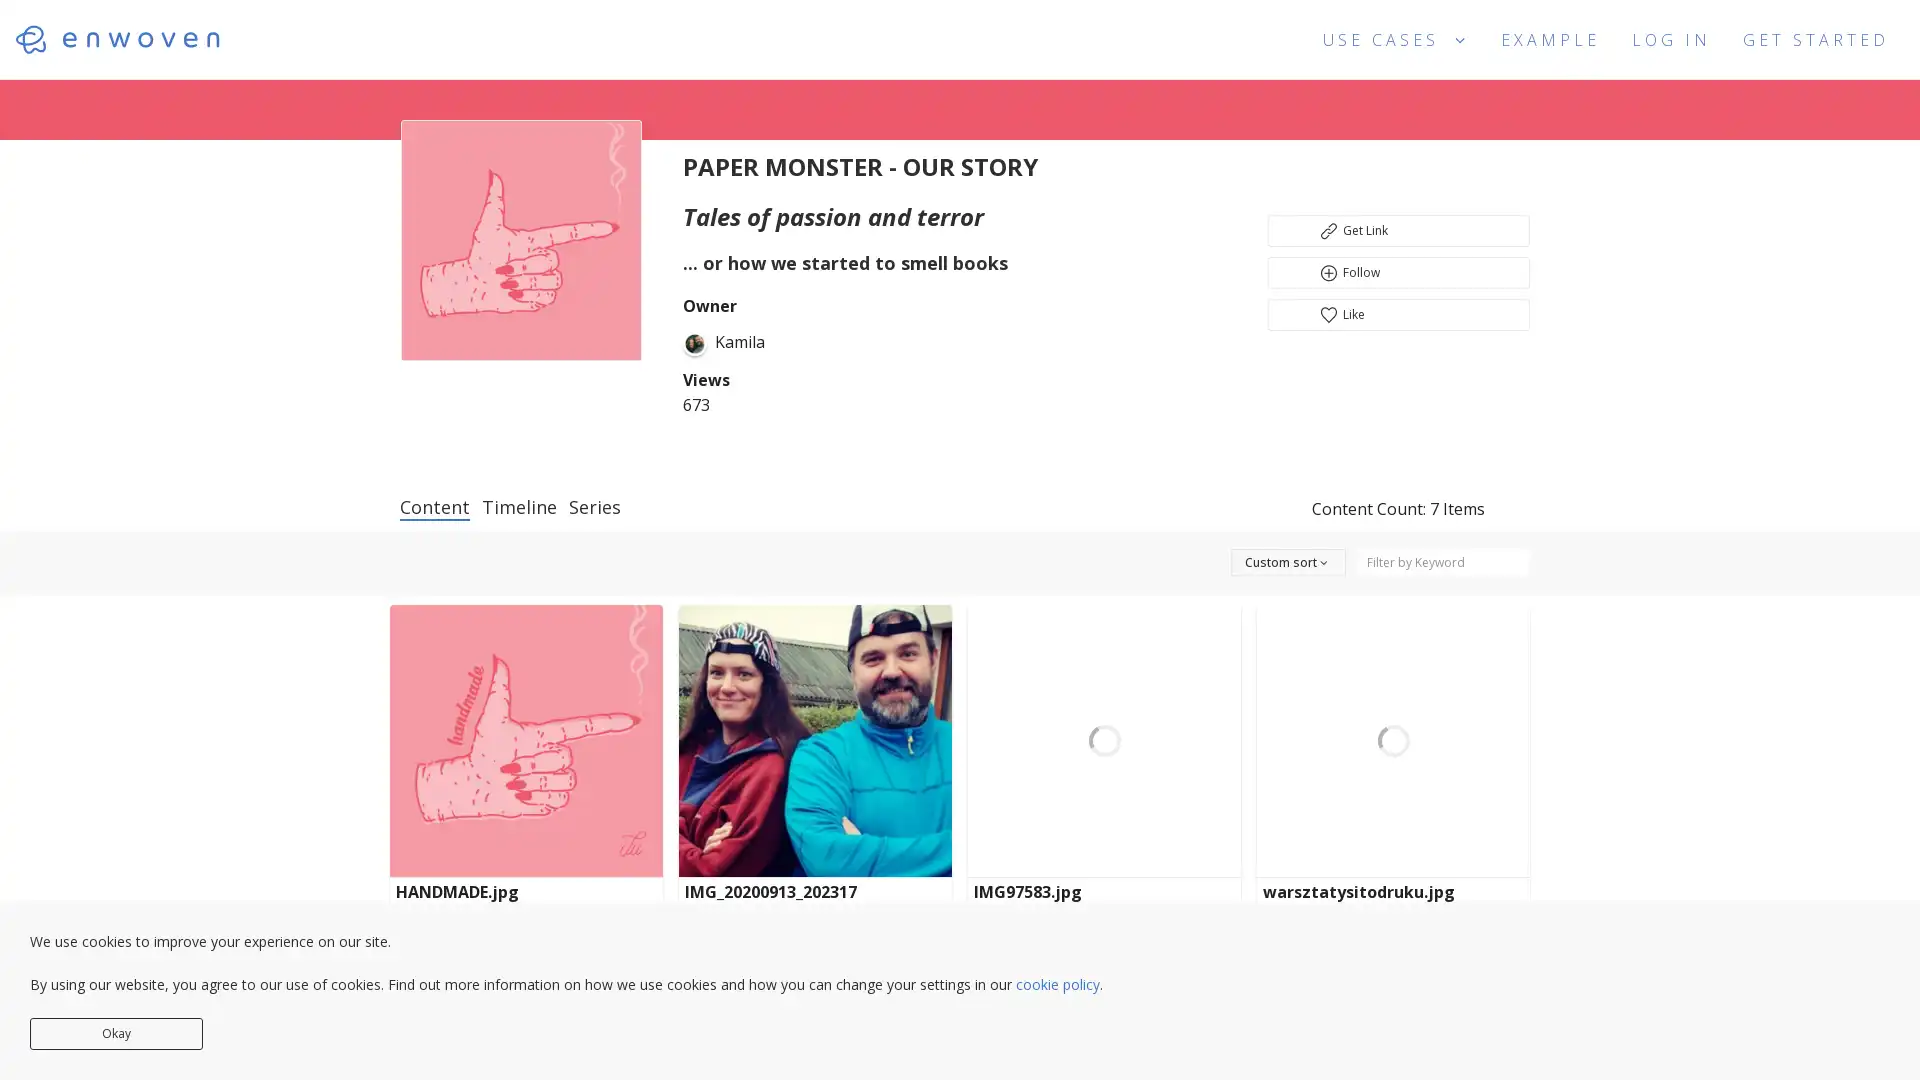 The image size is (1920, 1080). Describe the element at coordinates (434, 505) in the screenshot. I see `Content` at that location.